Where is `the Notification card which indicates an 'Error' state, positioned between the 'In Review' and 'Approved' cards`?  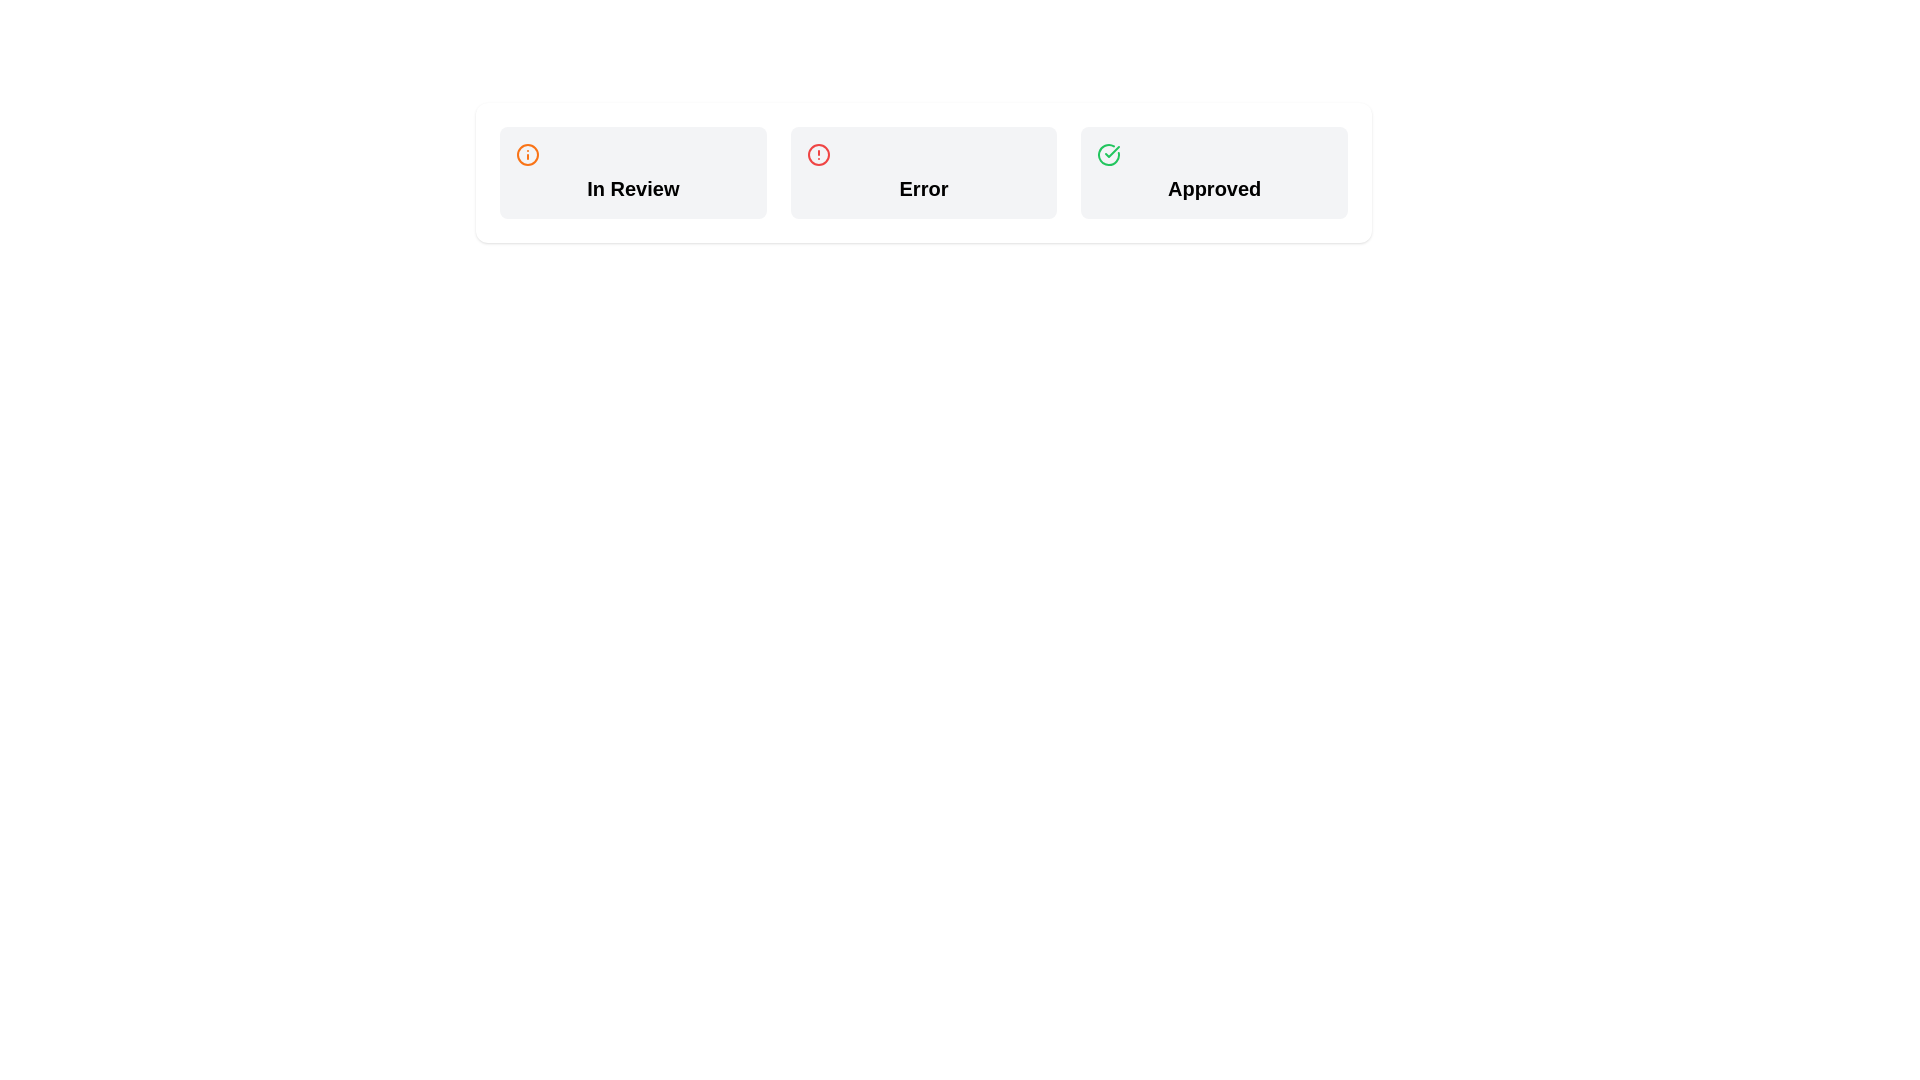
the Notification card which indicates an 'Error' state, positioned between the 'In Review' and 'Approved' cards is located at coordinates (922, 172).